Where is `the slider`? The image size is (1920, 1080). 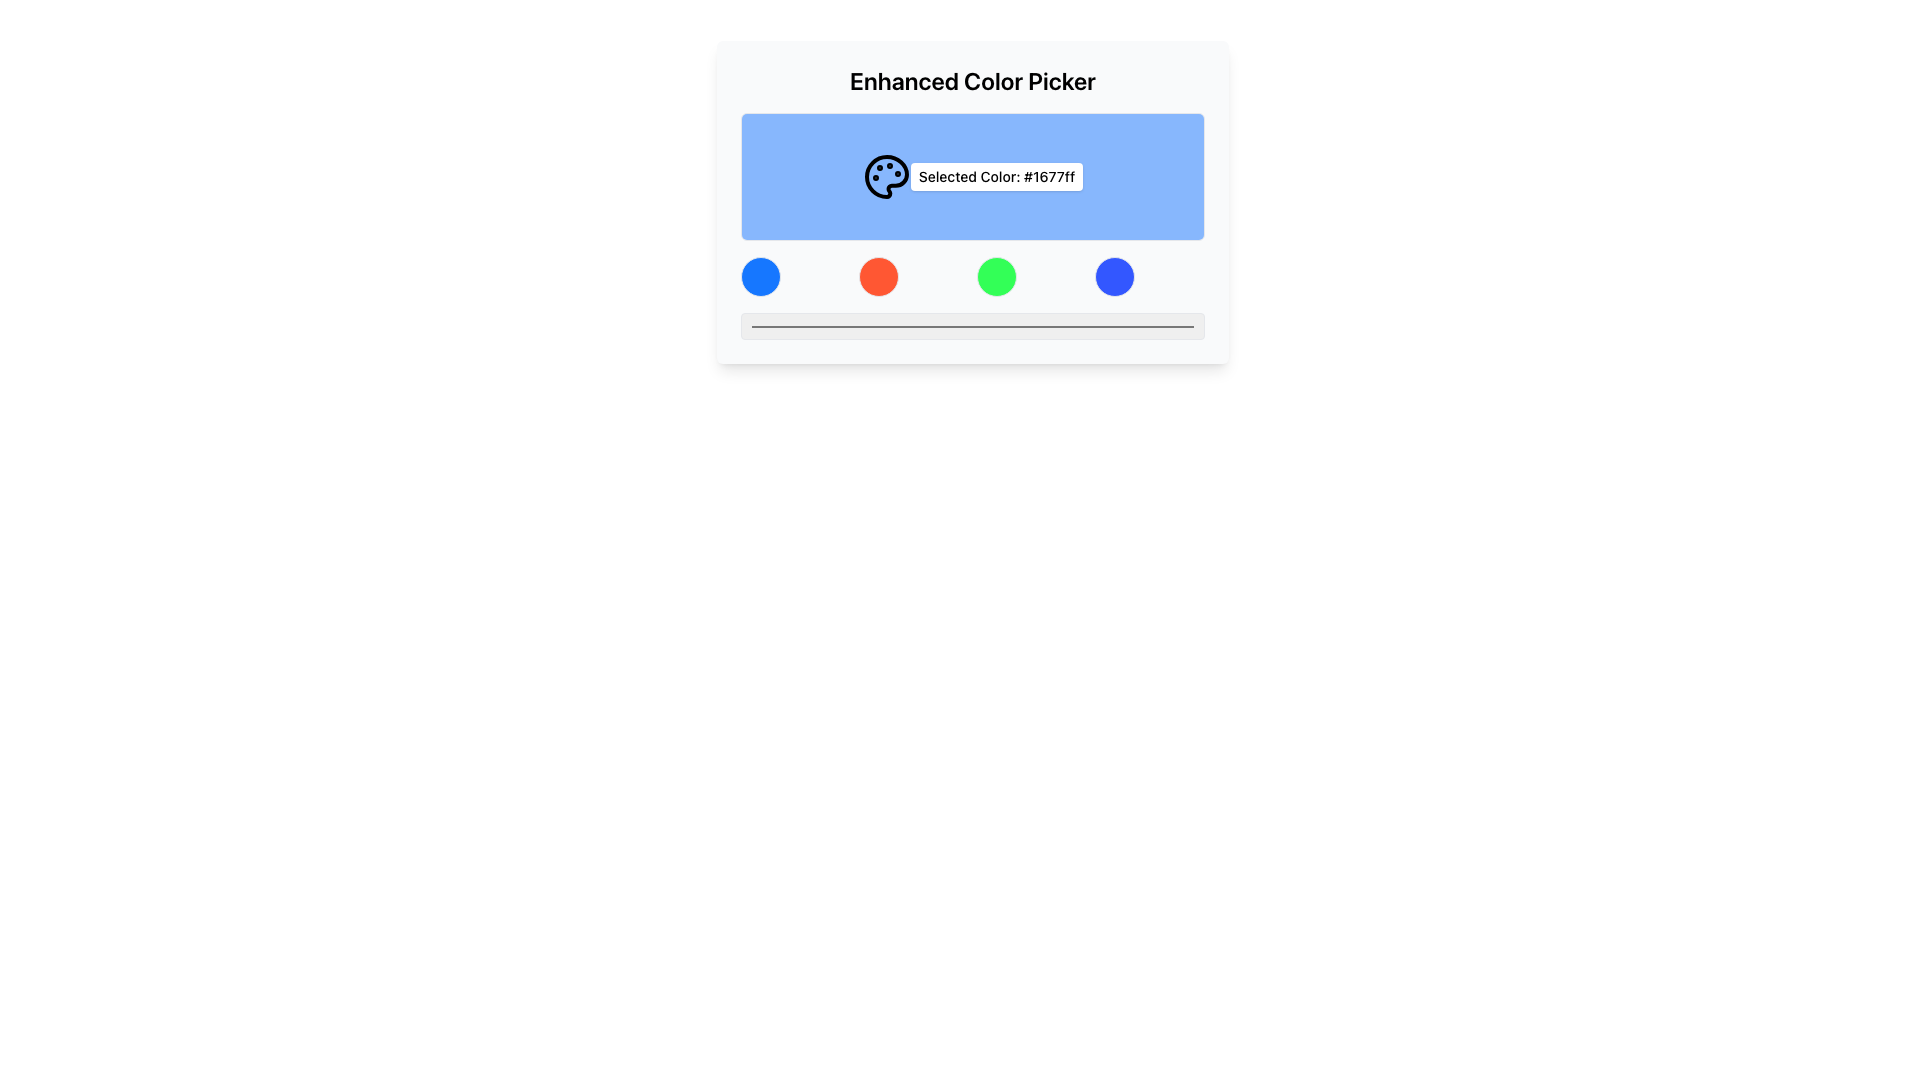
the slider is located at coordinates (1126, 325).